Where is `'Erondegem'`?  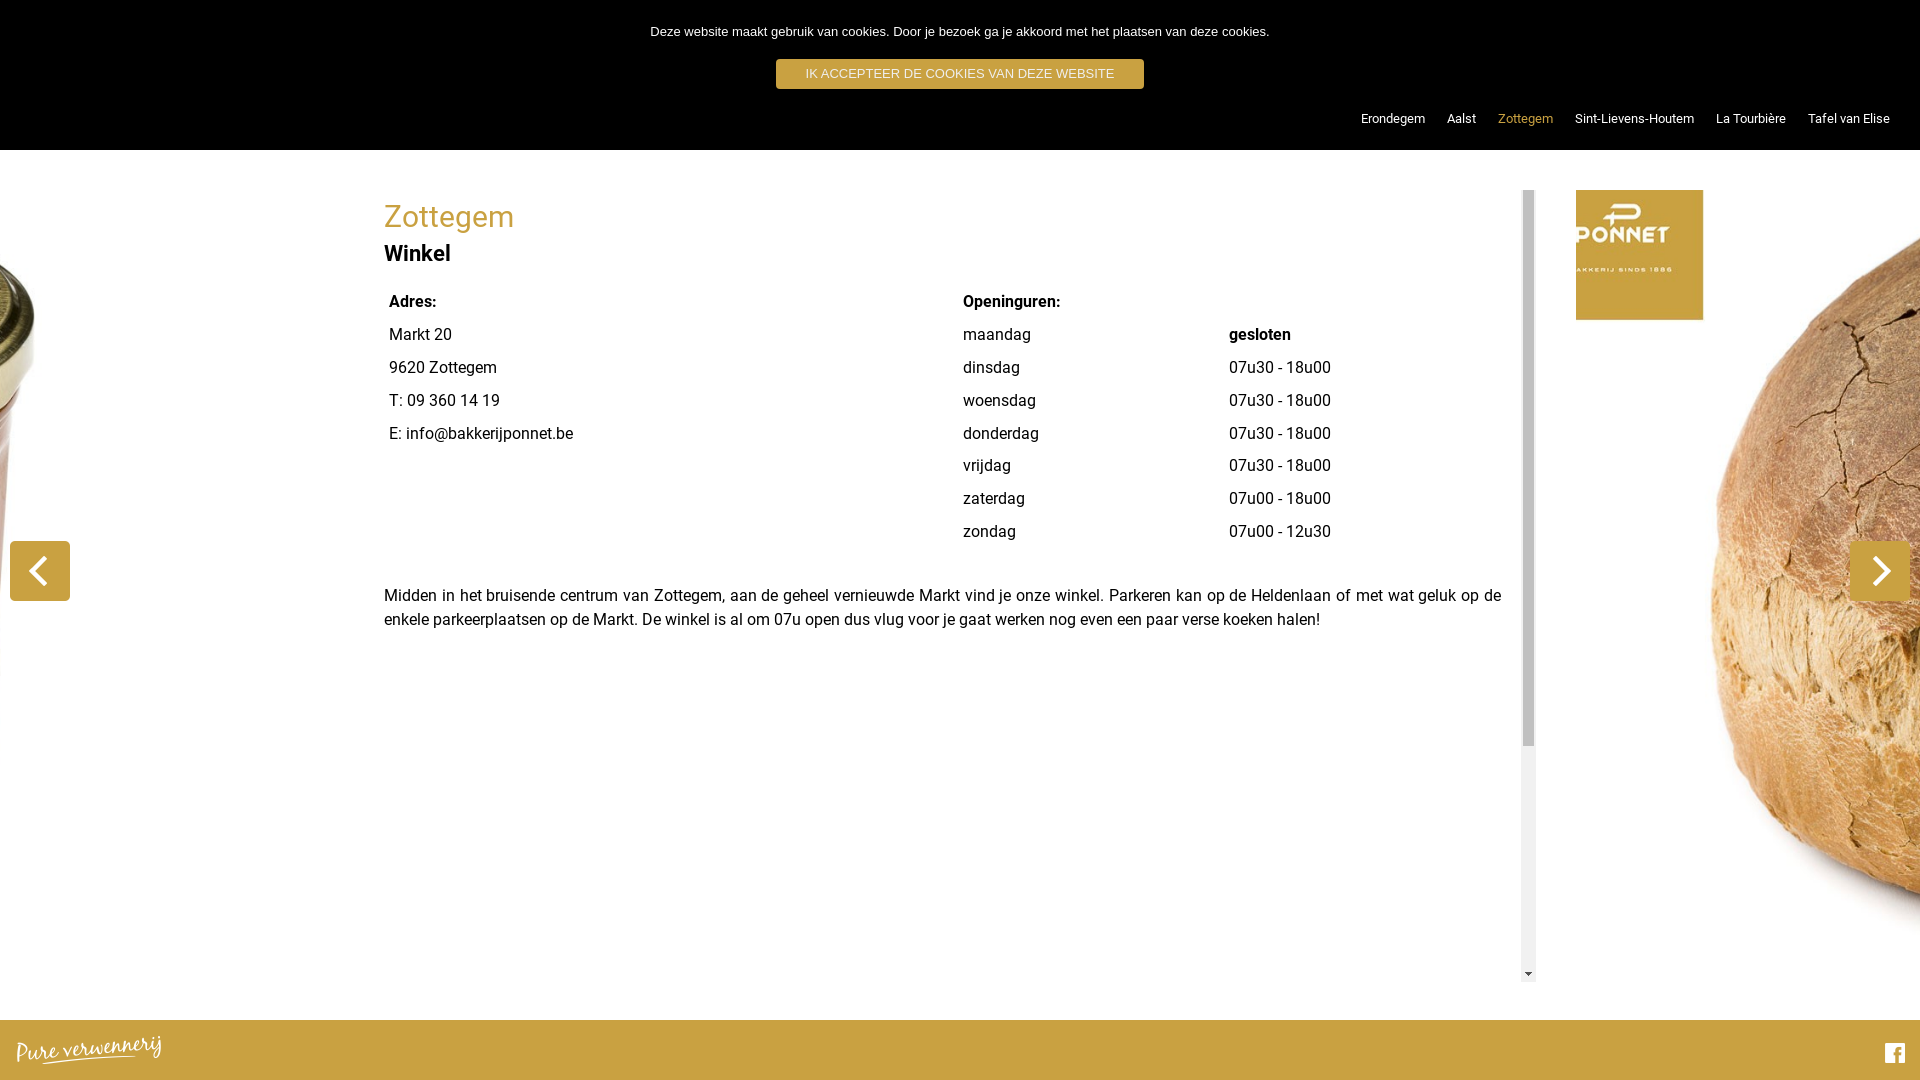 'Erondegem' is located at coordinates (1349, 119).